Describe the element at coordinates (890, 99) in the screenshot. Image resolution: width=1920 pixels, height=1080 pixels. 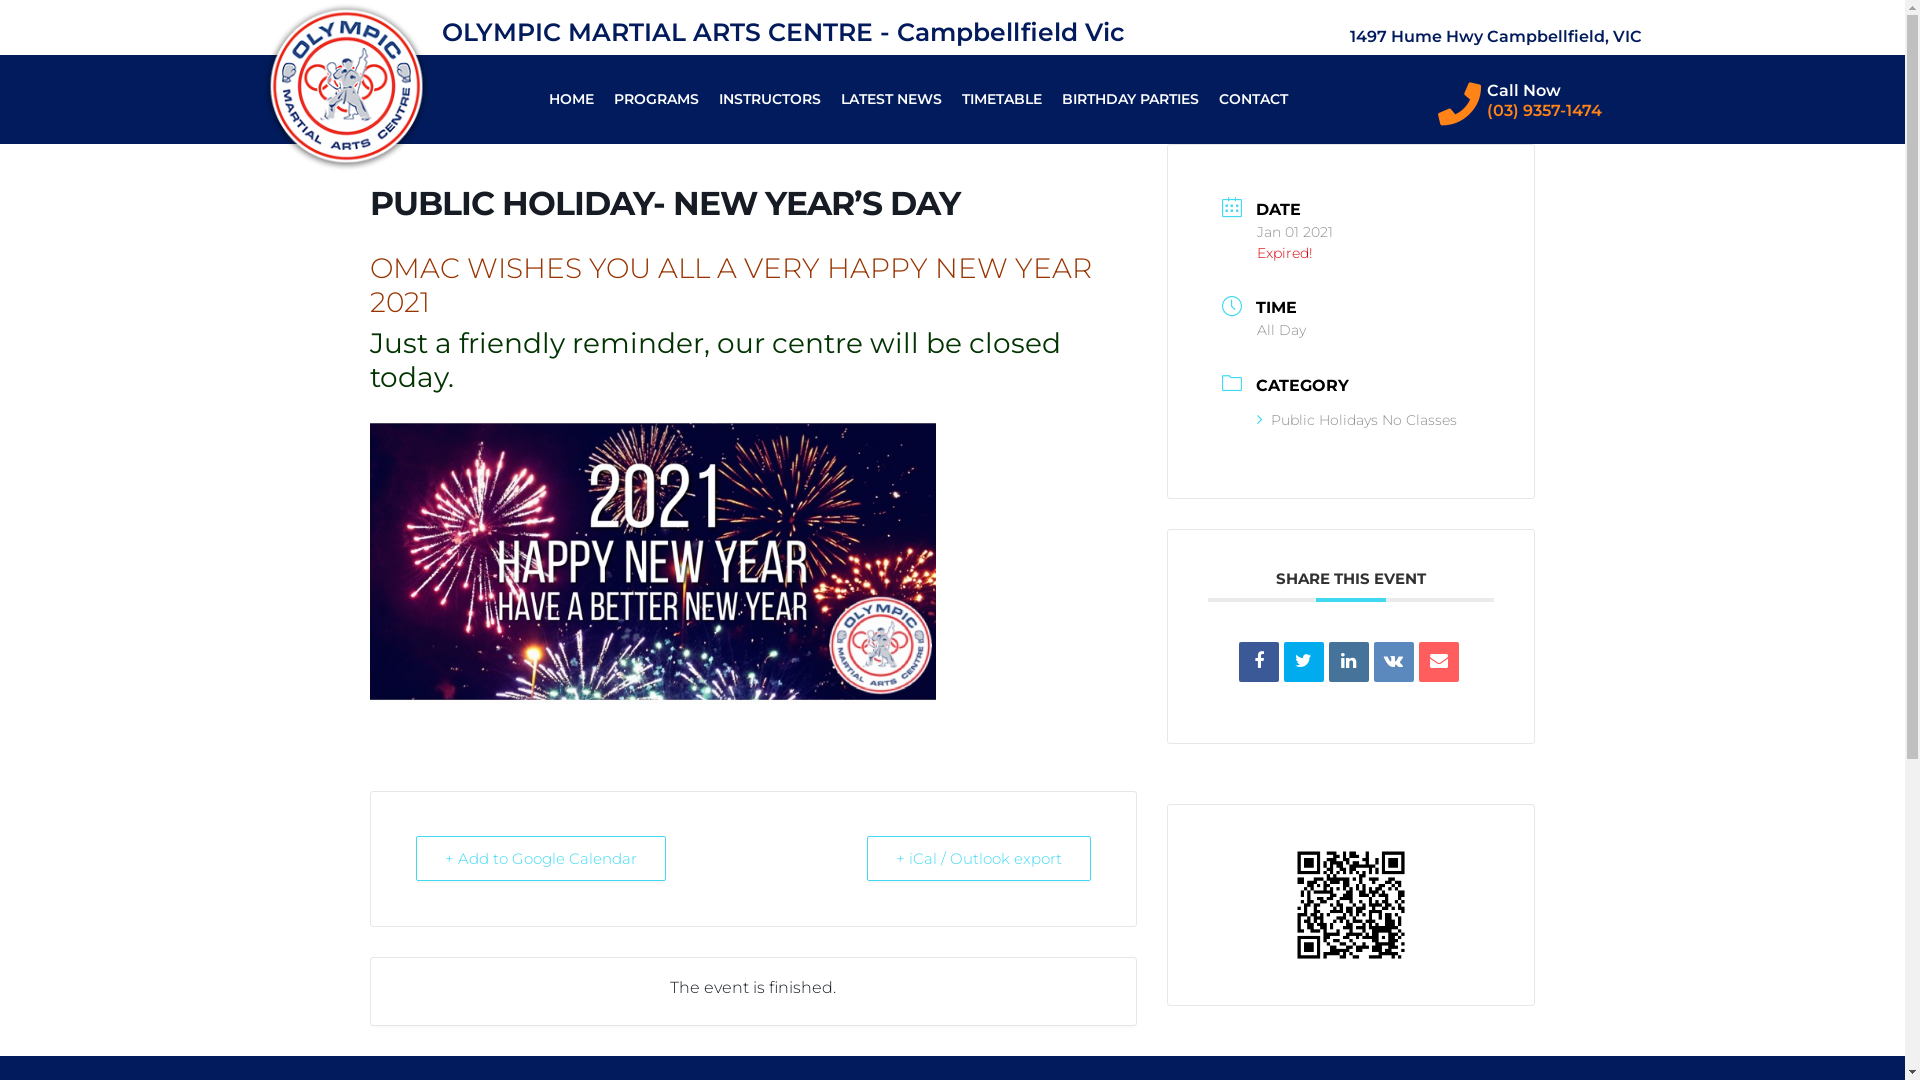
I see `'LATEST NEWS'` at that location.